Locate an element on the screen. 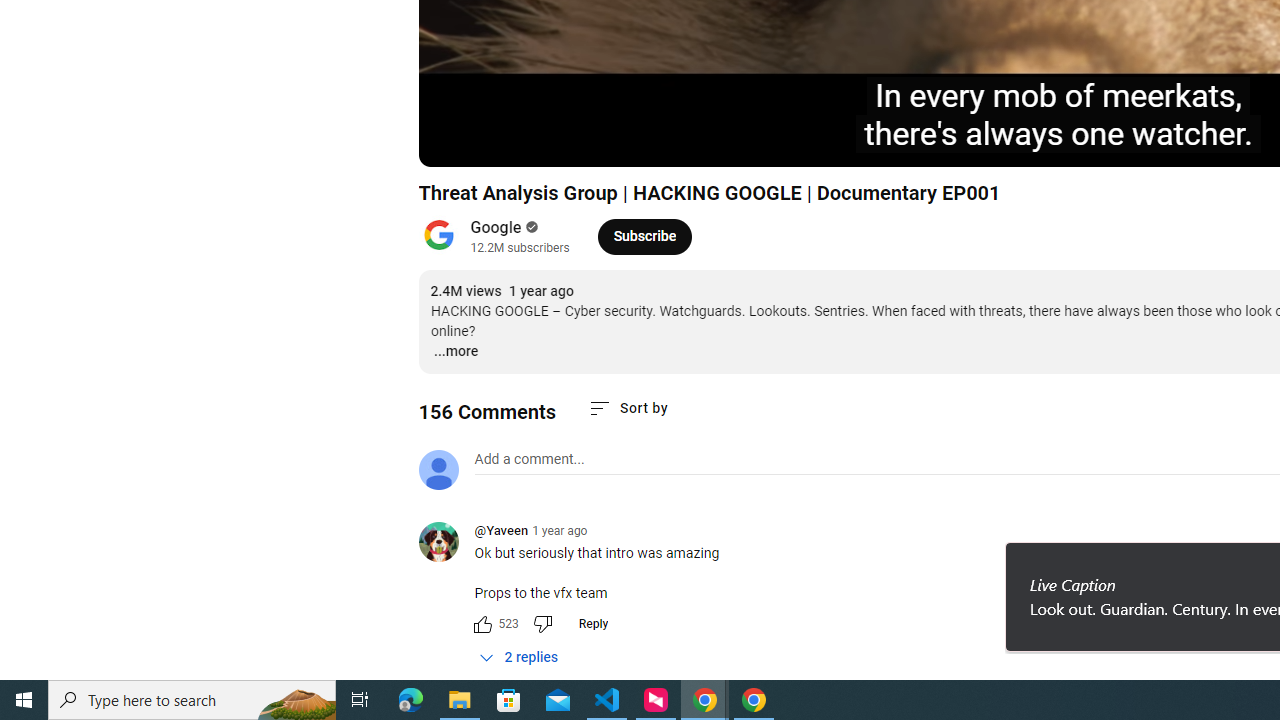 The height and width of the screenshot is (720, 1280). 'Subscribe to Google.' is located at coordinates (644, 235).